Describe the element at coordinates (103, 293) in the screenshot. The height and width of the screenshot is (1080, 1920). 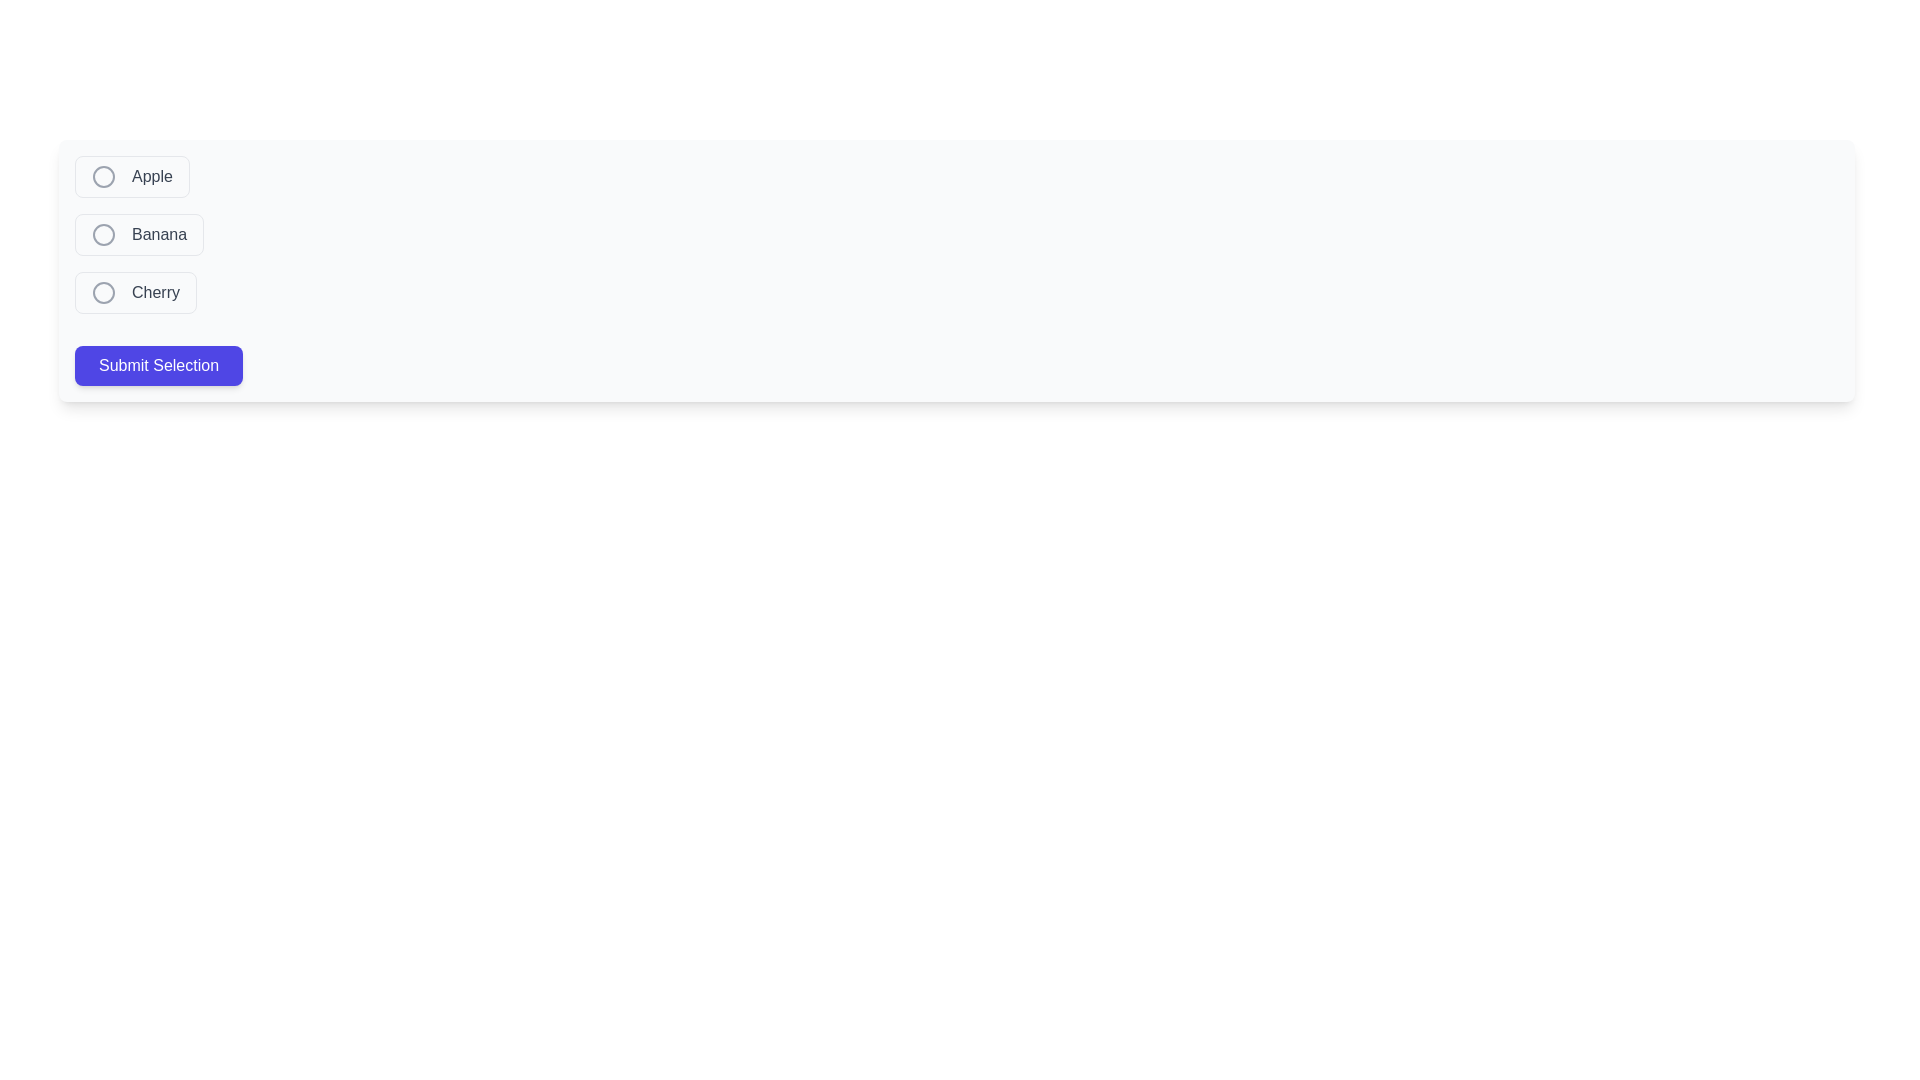
I see `the state of the circular SVG graphical component styled as a borderless ring, which is part of the radio button options labeled 'Cherry' in the third position` at that location.